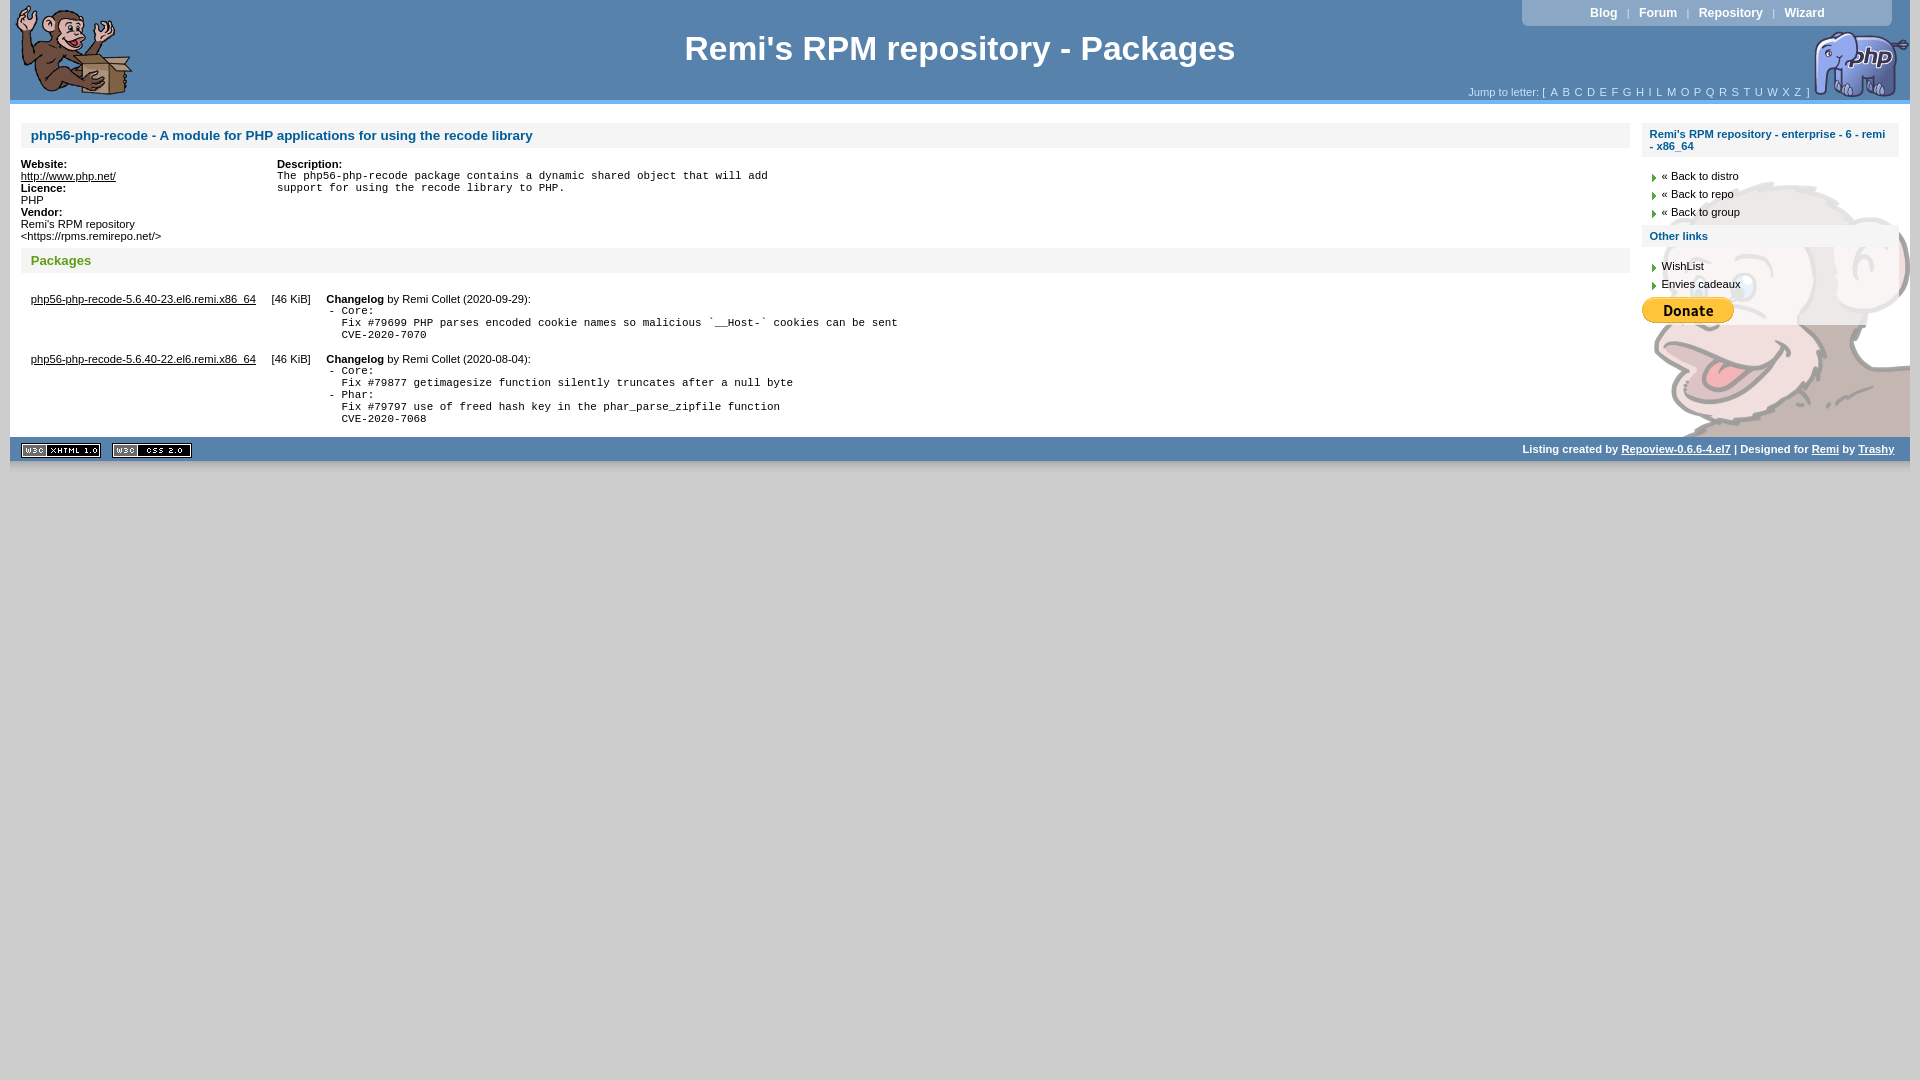  I want to click on 'XHTML 1.1 valide', so click(61, 450).